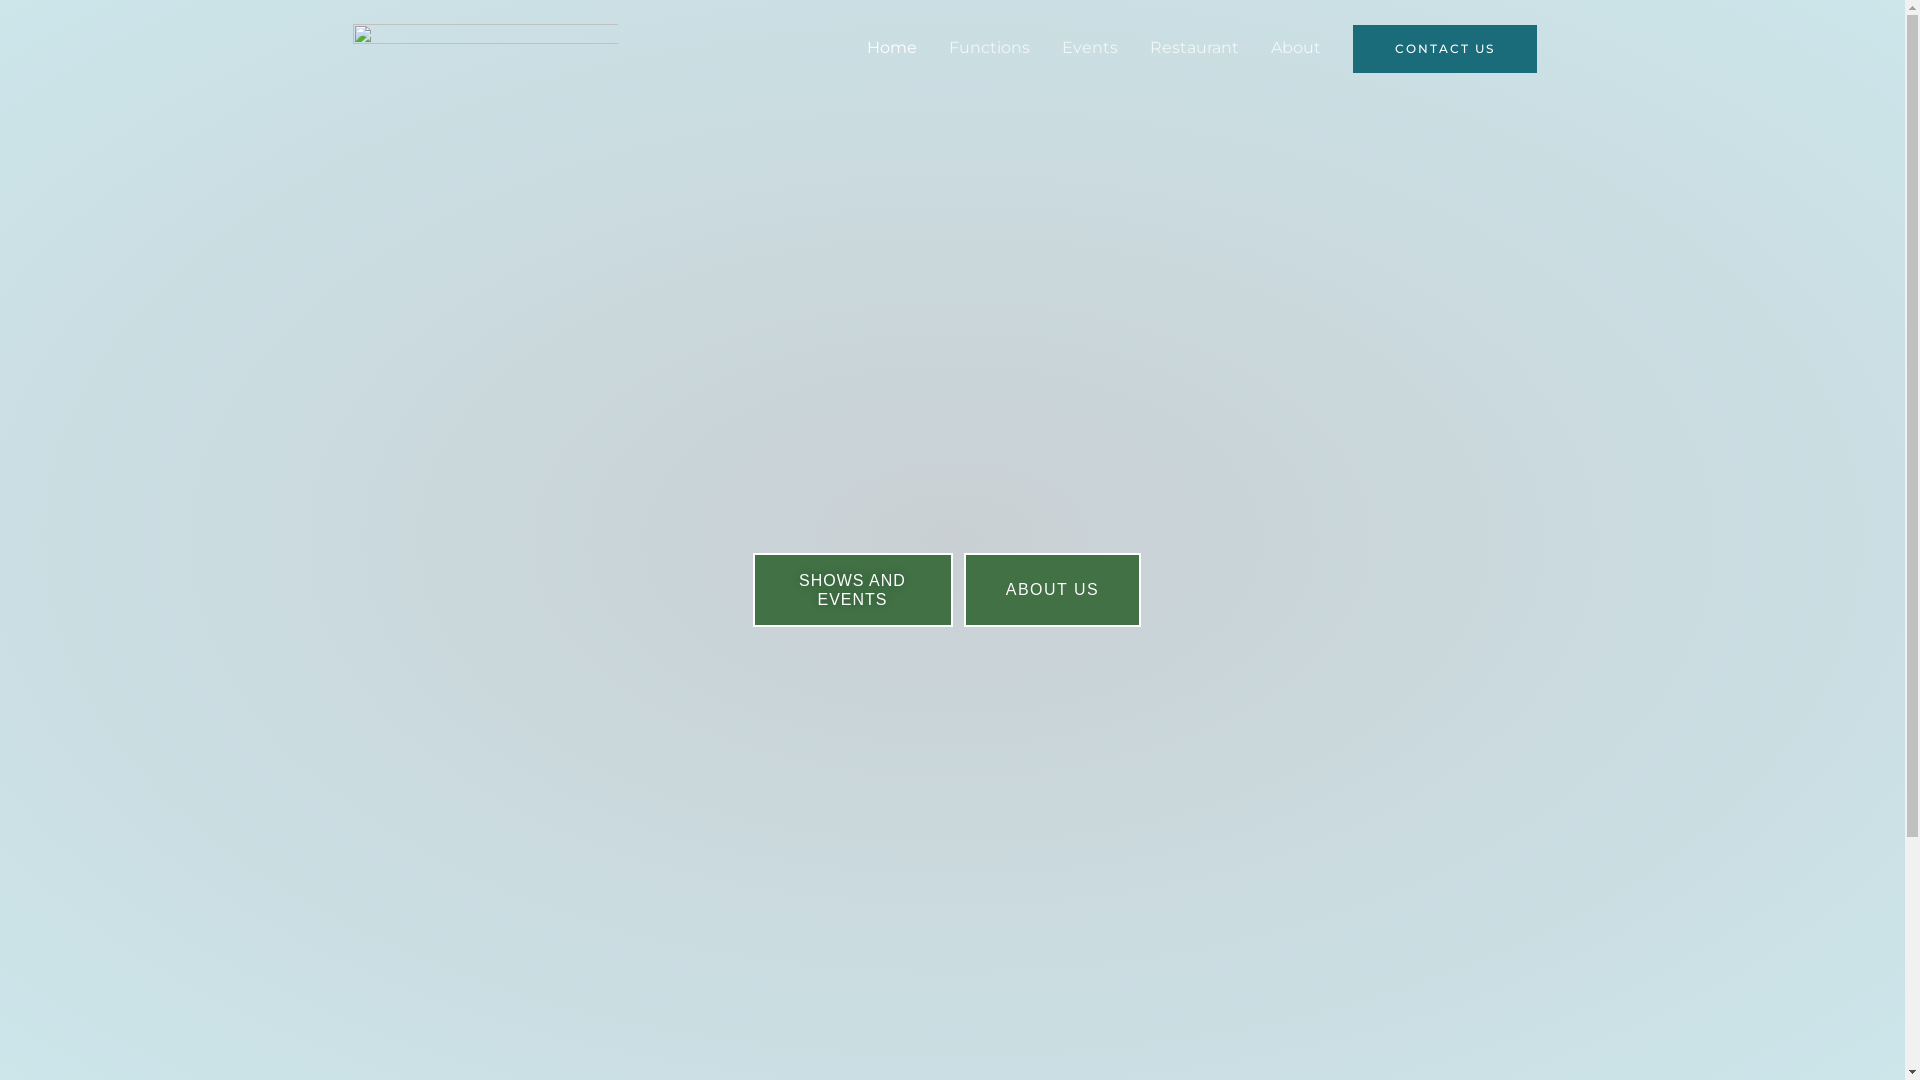  I want to click on 'About', so click(1295, 46).